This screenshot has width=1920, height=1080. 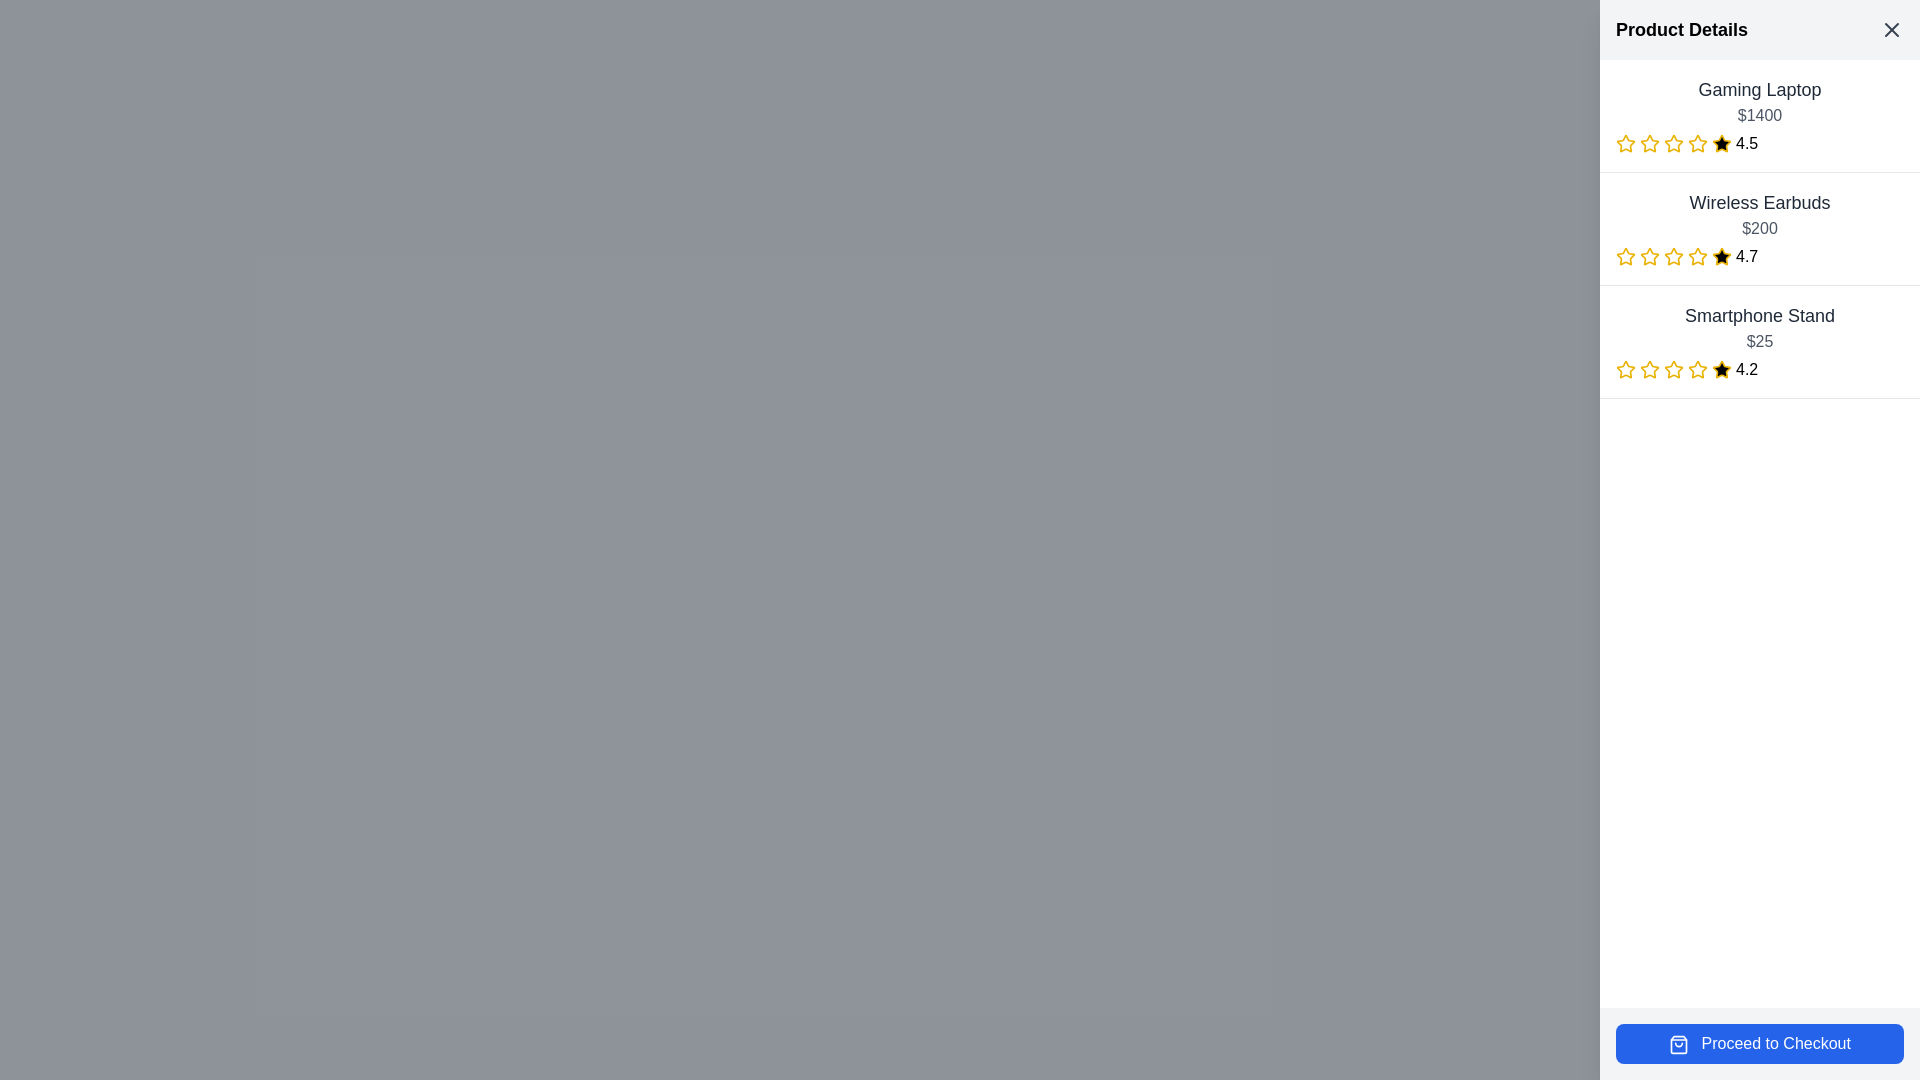 What do you see at coordinates (1721, 370) in the screenshot?
I see `the fifth rating star icon for the 'Smartphone Stand' product within the 'Product Details' panel, which is styled with a yellow fill and black interior` at bounding box center [1721, 370].